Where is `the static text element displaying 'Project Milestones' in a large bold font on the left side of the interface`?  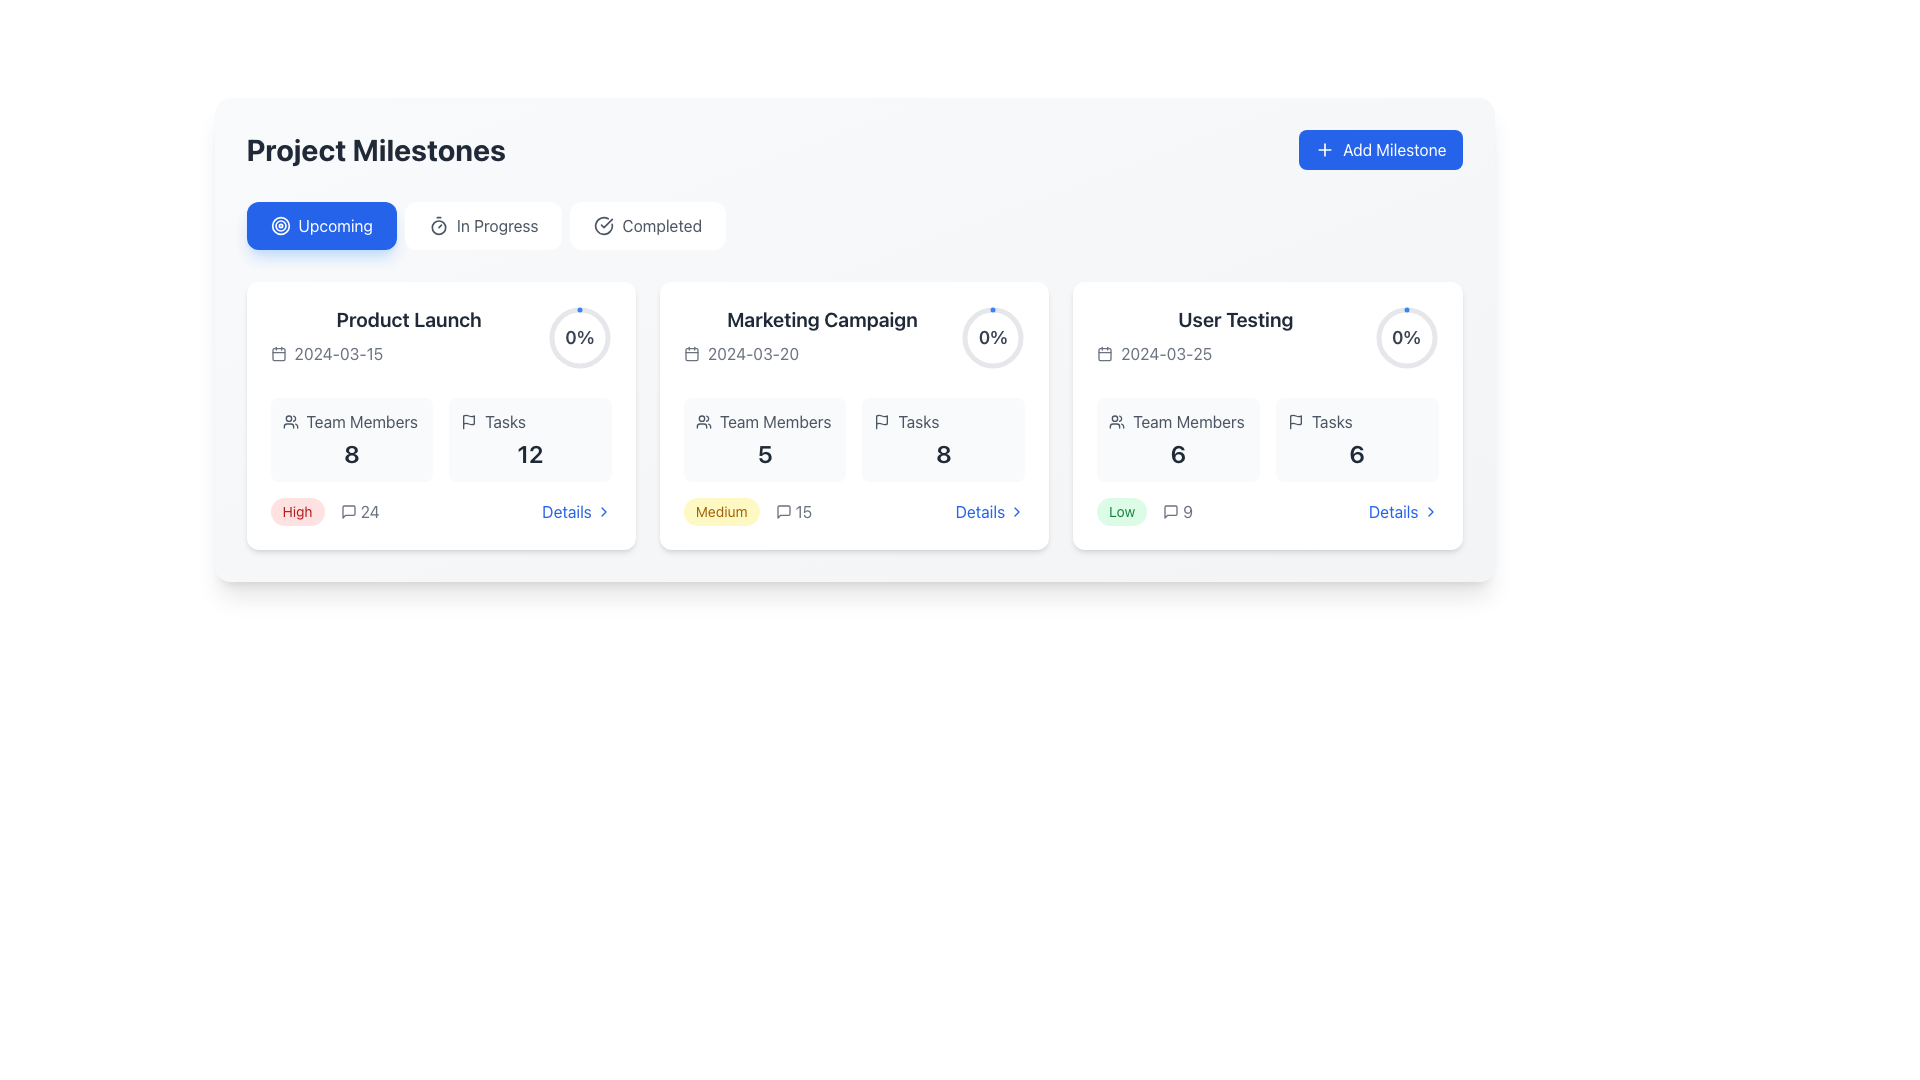
the static text element displaying 'Project Milestones' in a large bold font on the left side of the interface is located at coordinates (376, 149).